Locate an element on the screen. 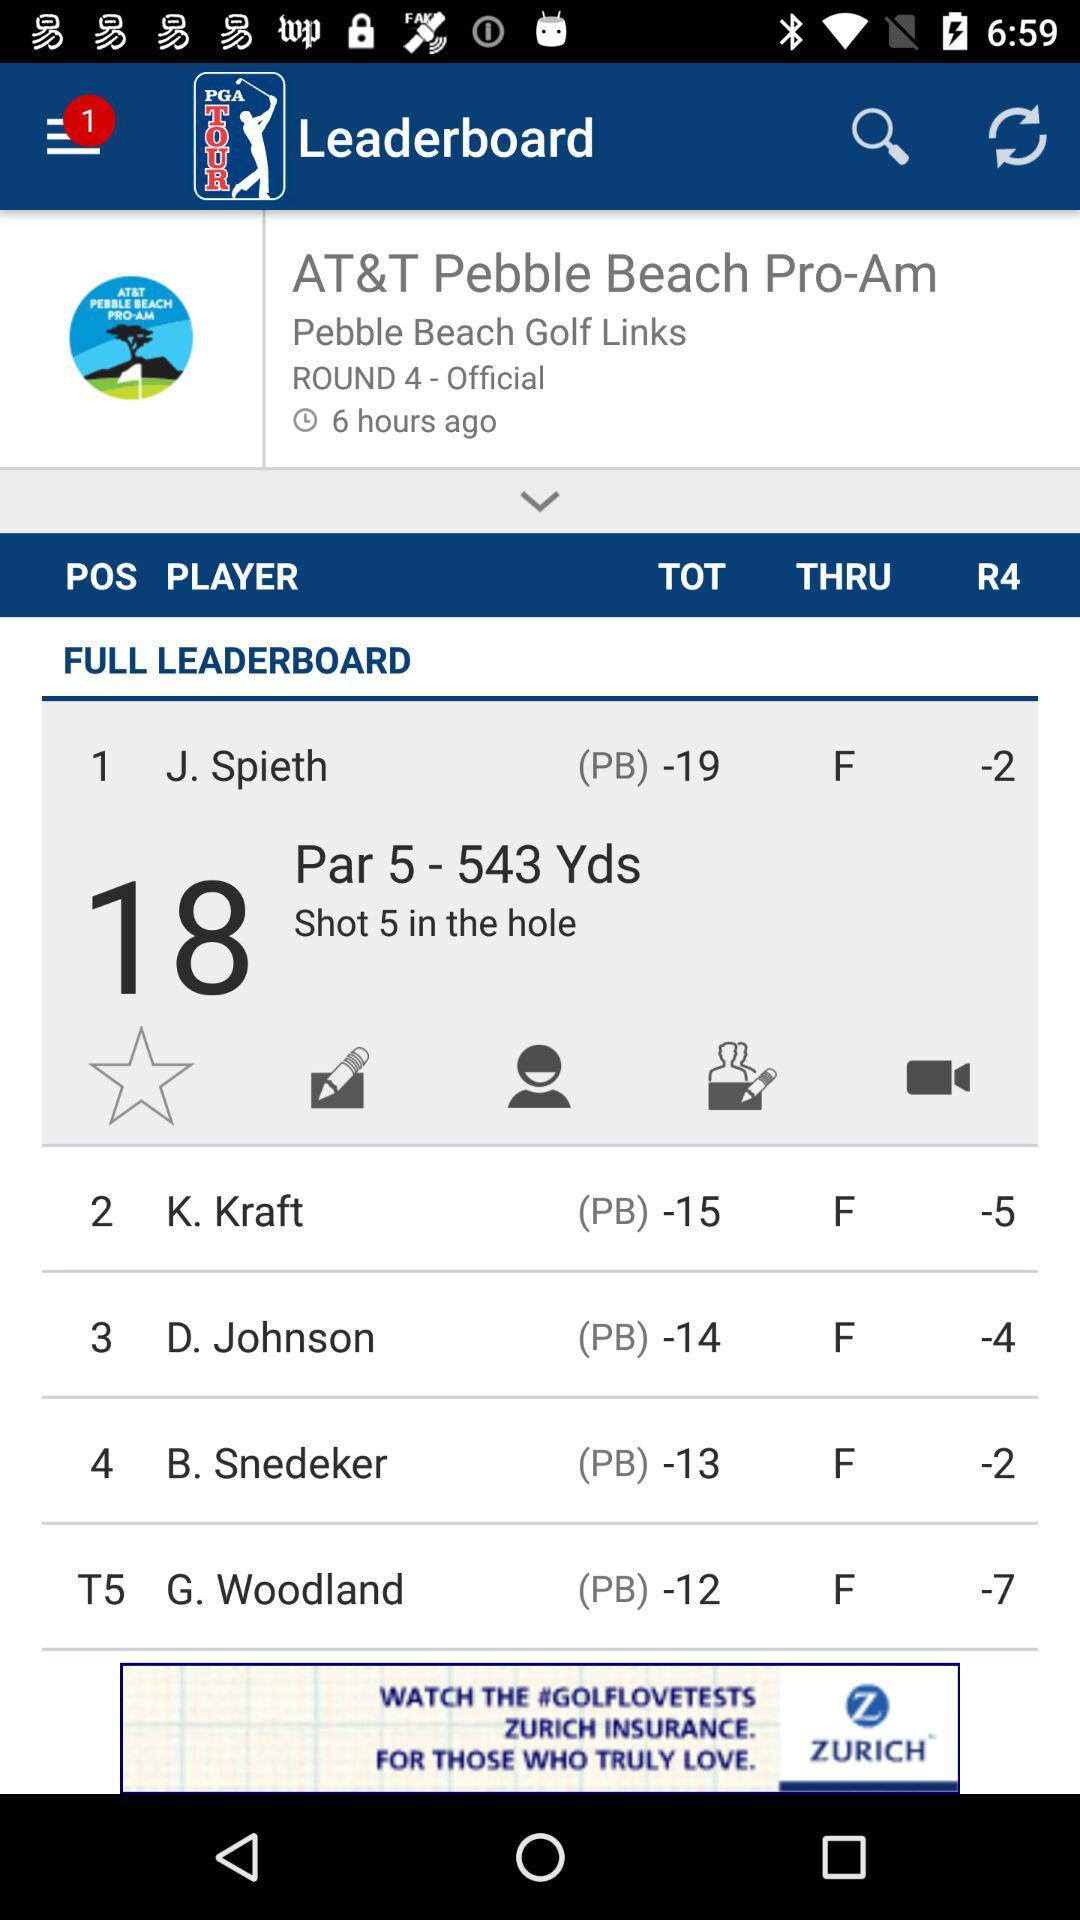 This screenshot has height=1920, width=1080. the insurance company is located at coordinates (540, 1727).